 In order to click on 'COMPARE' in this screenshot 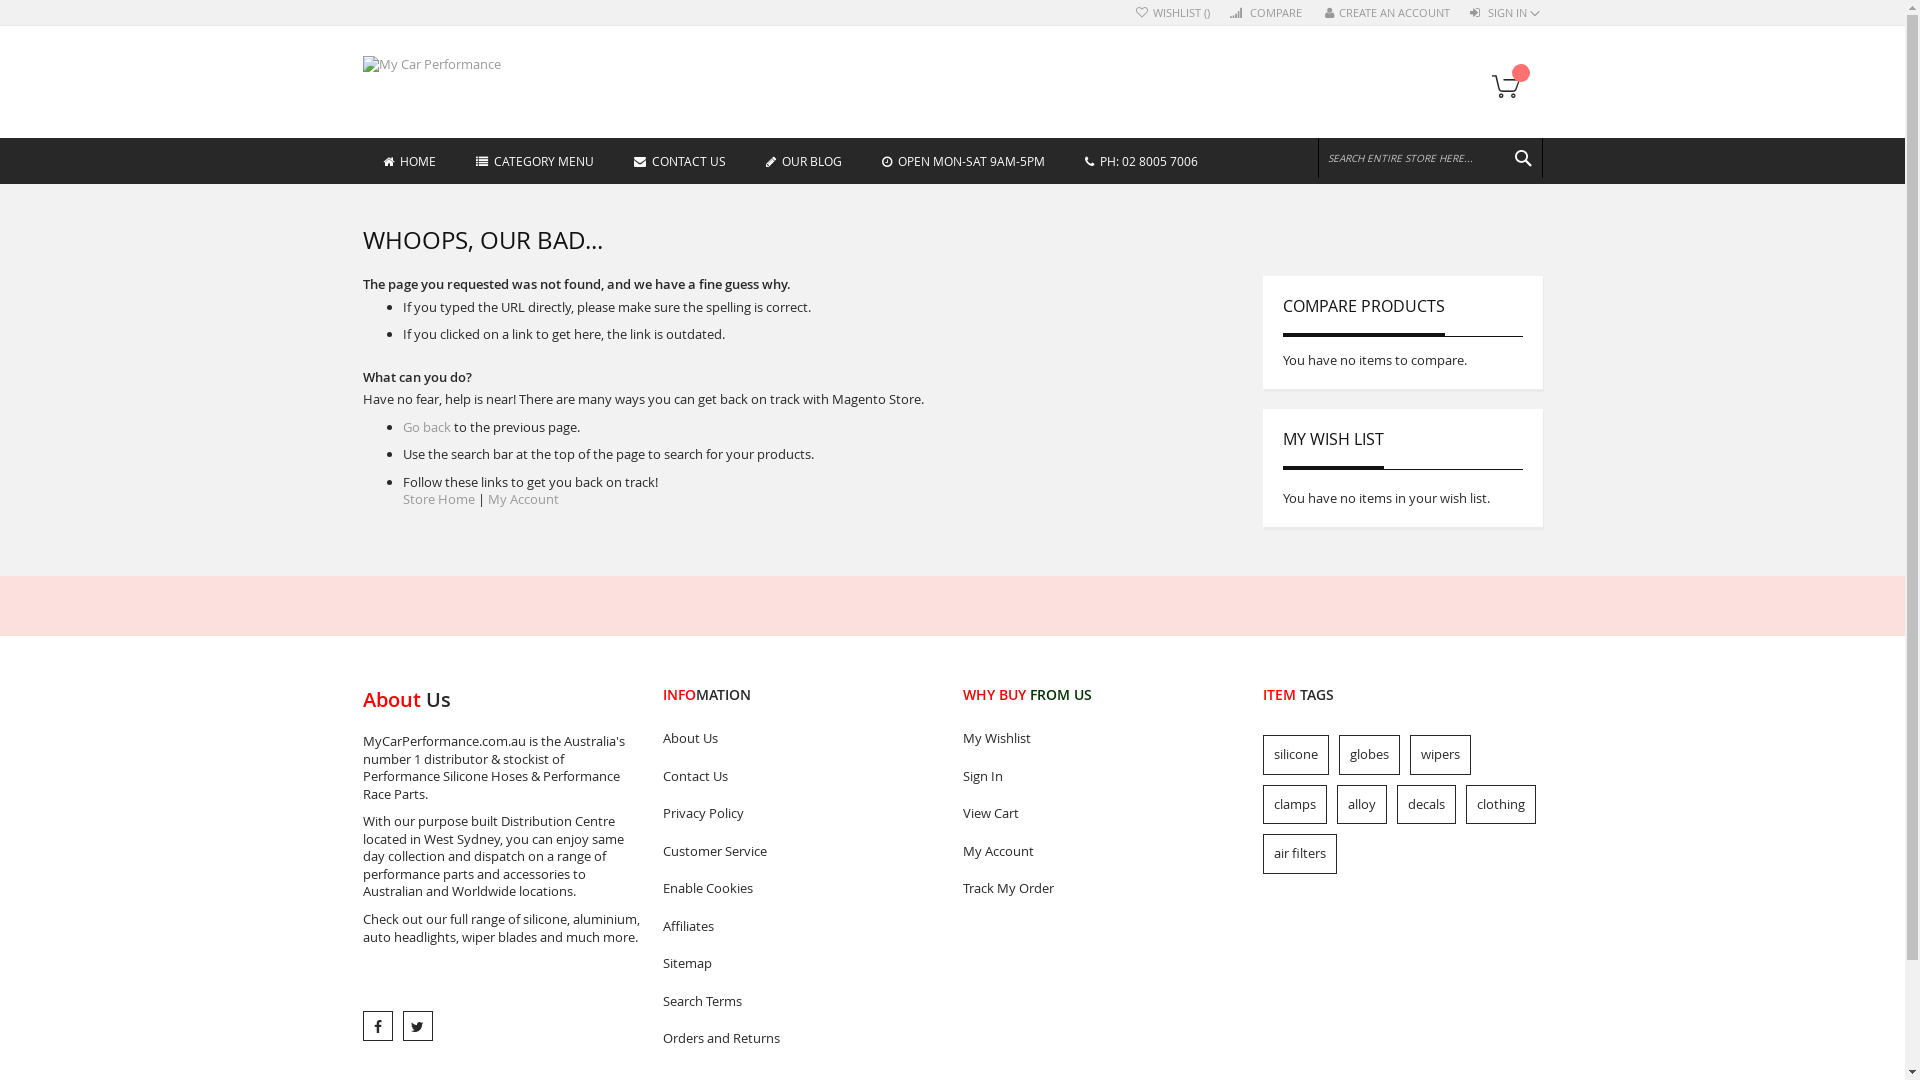, I will do `click(1266, 13)`.